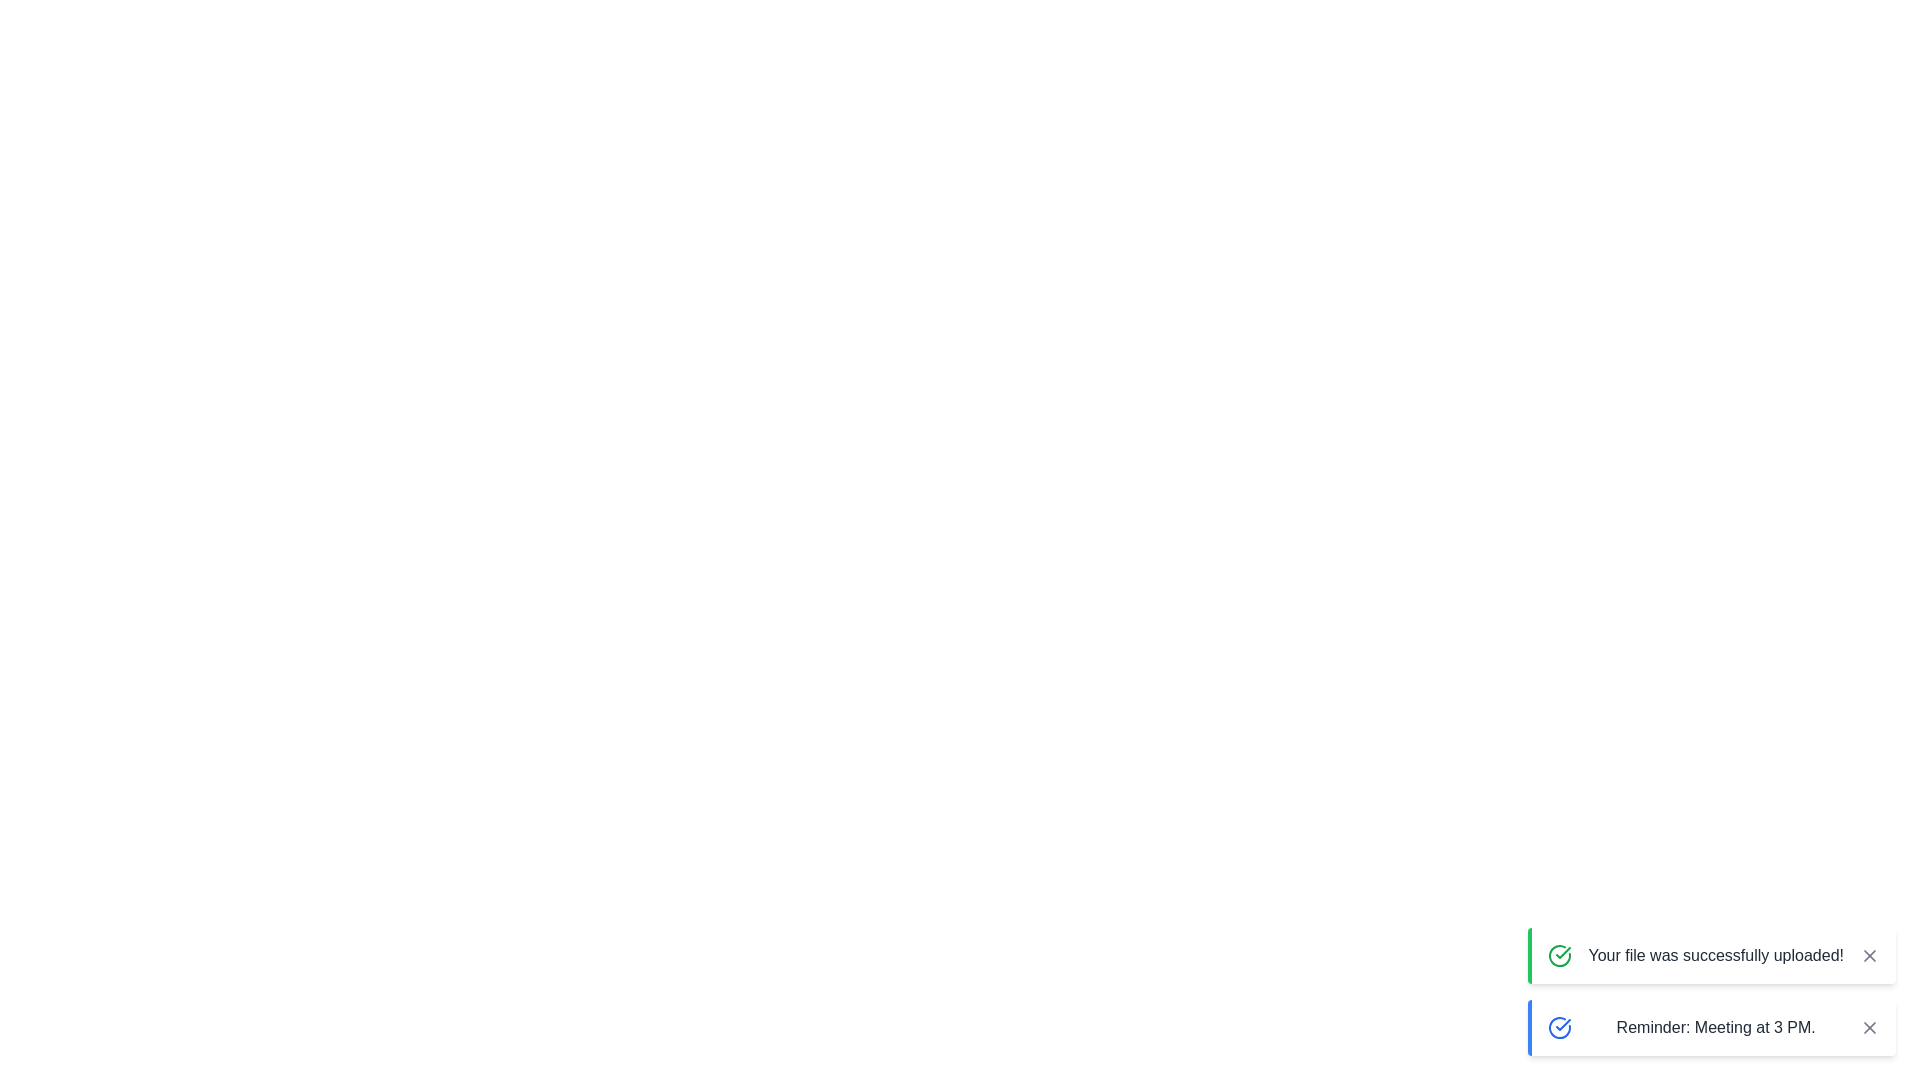  I want to click on the notification with message 'Reminder: Meeting at 3 PM.', so click(1711, 1028).